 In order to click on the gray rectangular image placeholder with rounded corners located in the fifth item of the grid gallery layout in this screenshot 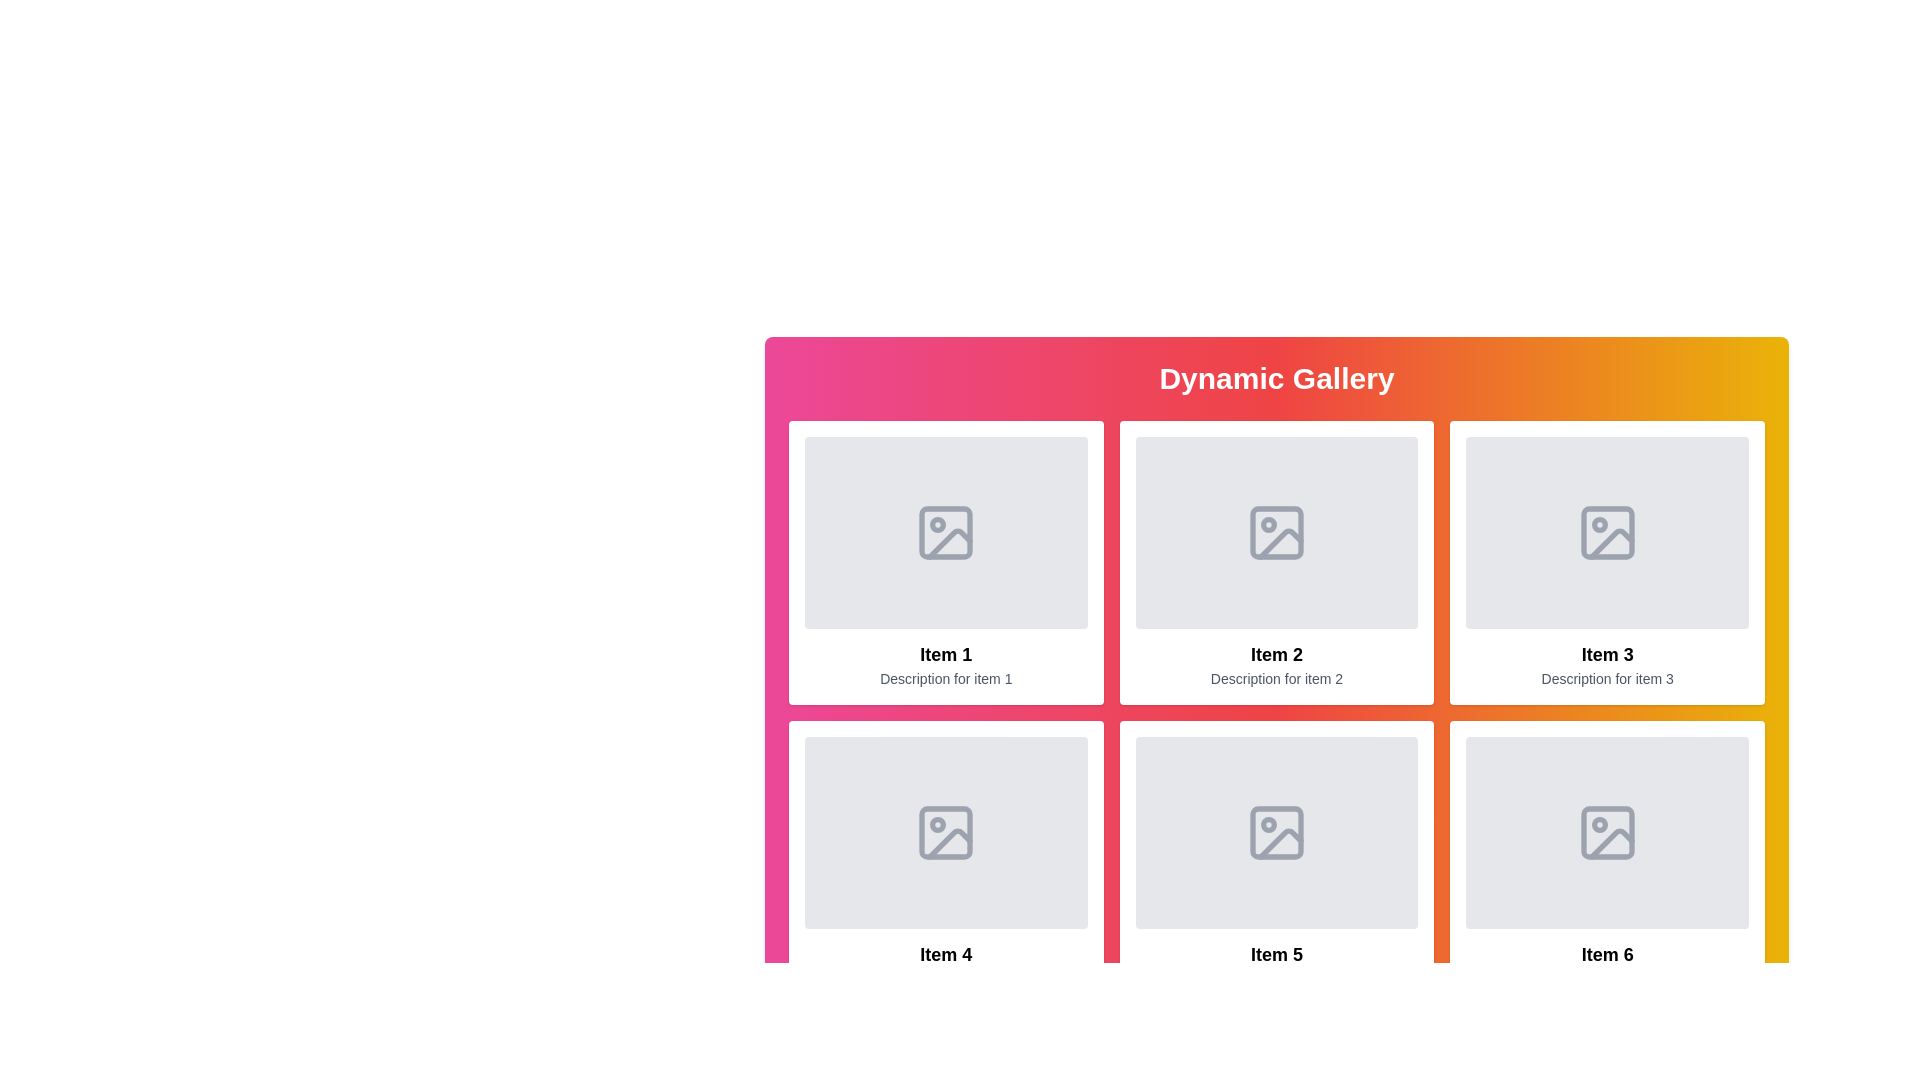, I will do `click(1275, 833)`.